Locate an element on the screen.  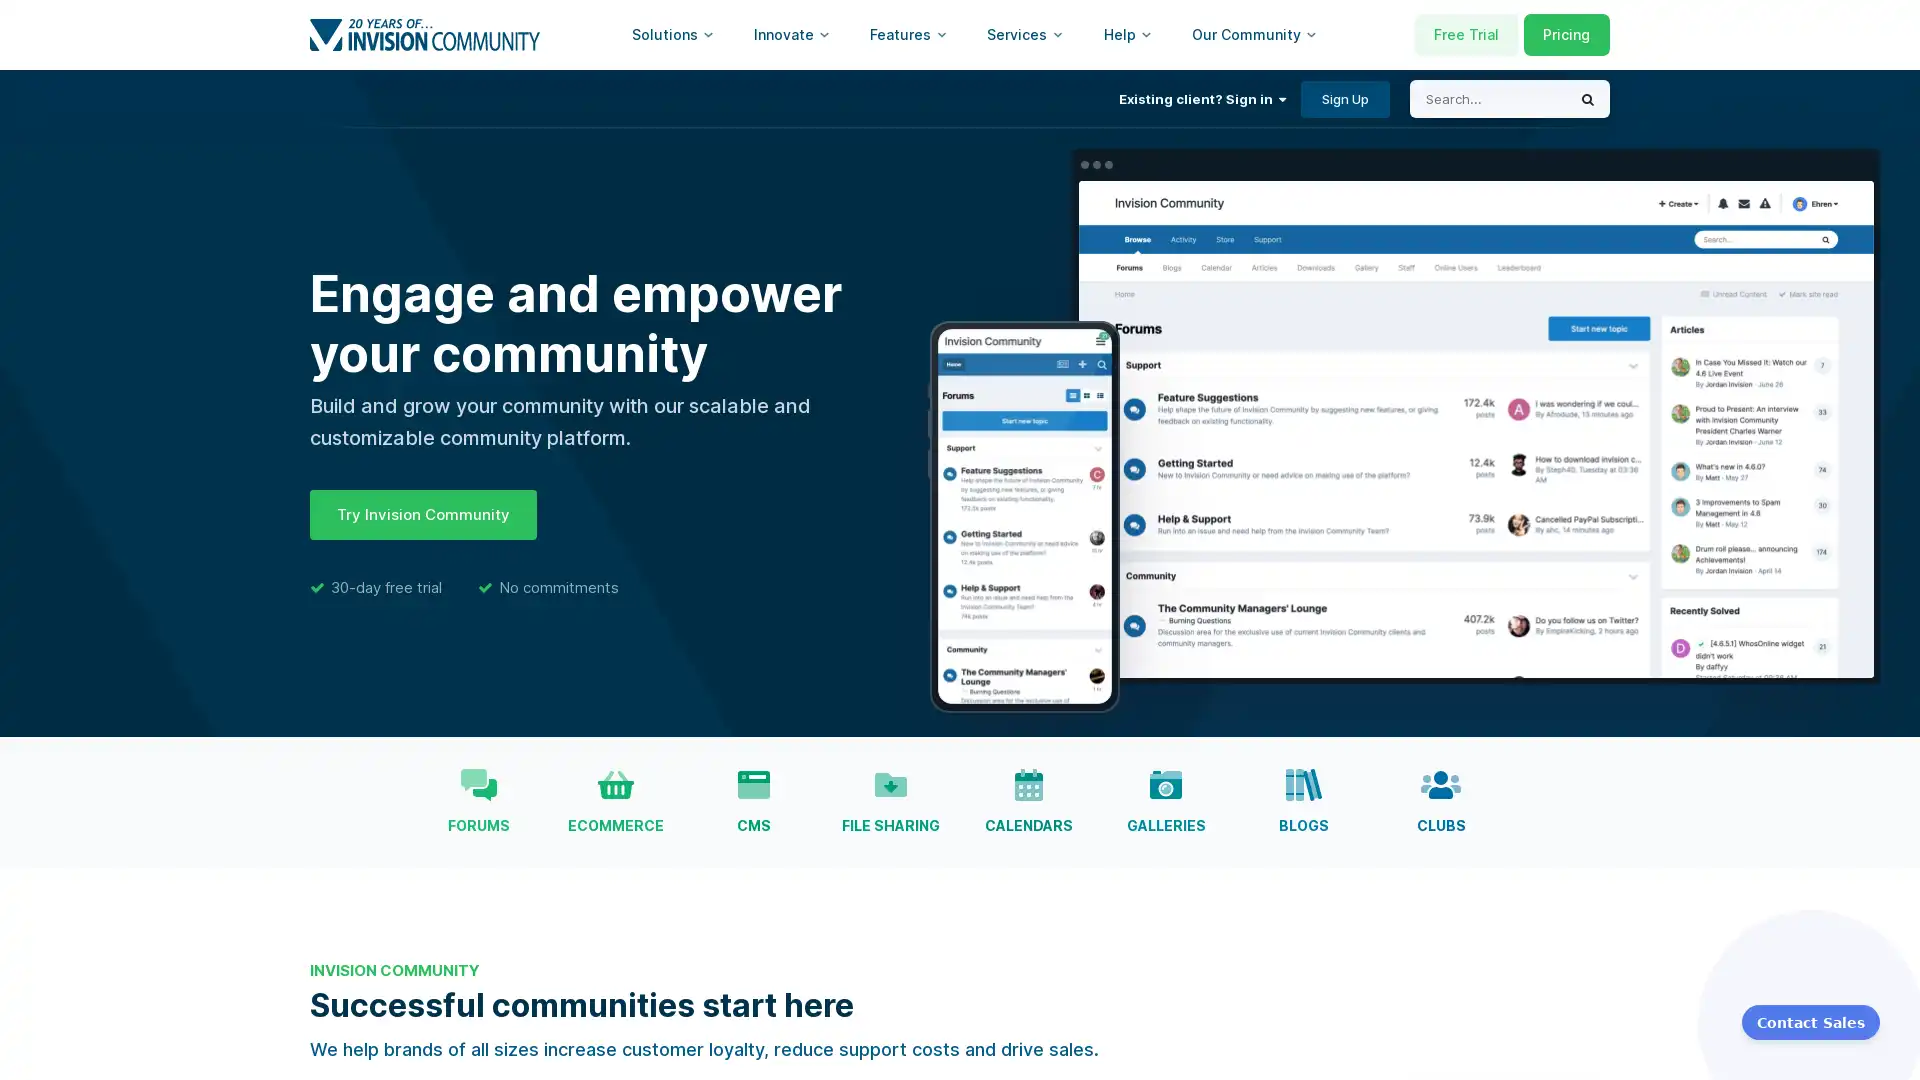
Innovate is located at coordinates (791, 34).